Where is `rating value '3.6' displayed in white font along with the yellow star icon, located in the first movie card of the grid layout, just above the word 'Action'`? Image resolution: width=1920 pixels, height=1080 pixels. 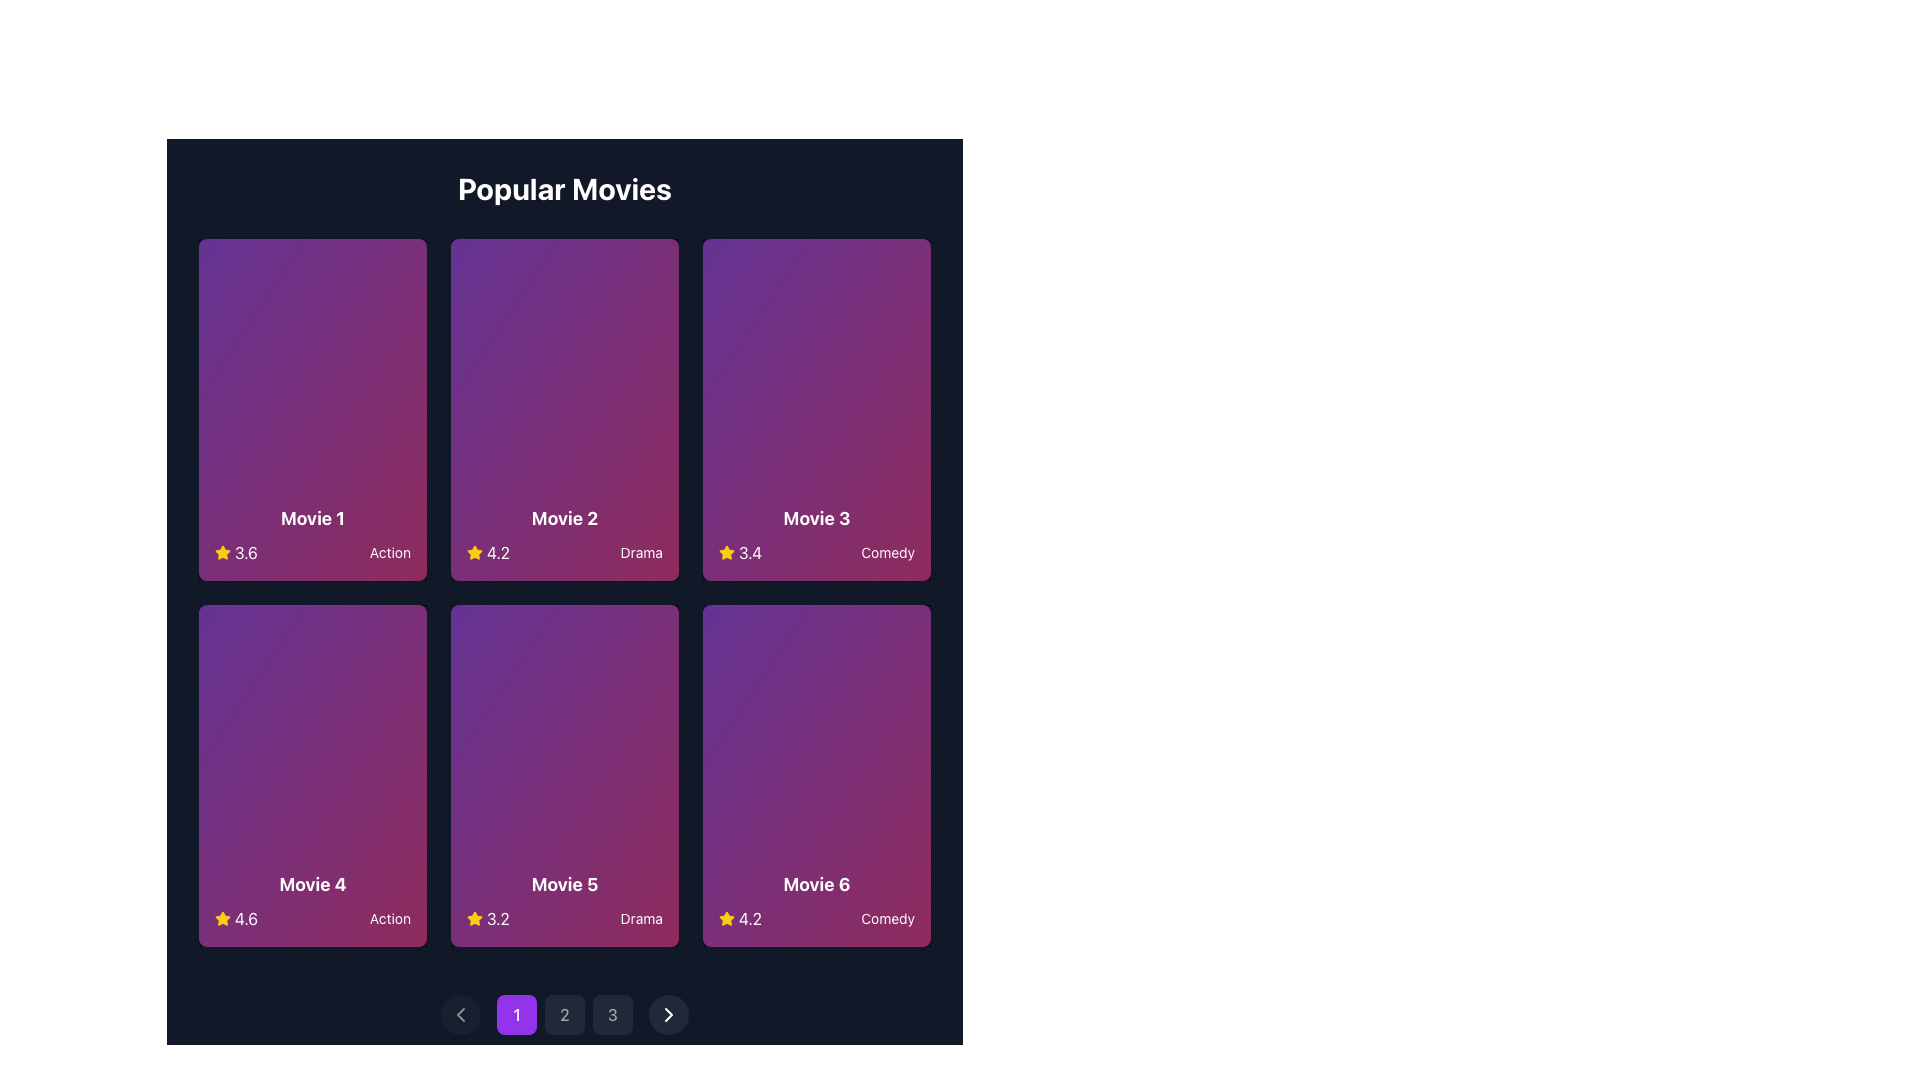 rating value '3.6' displayed in white font along with the yellow star icon, located in the first movie card of the grid layout, just above the word 'Action' is located at coordinates (236, 552).